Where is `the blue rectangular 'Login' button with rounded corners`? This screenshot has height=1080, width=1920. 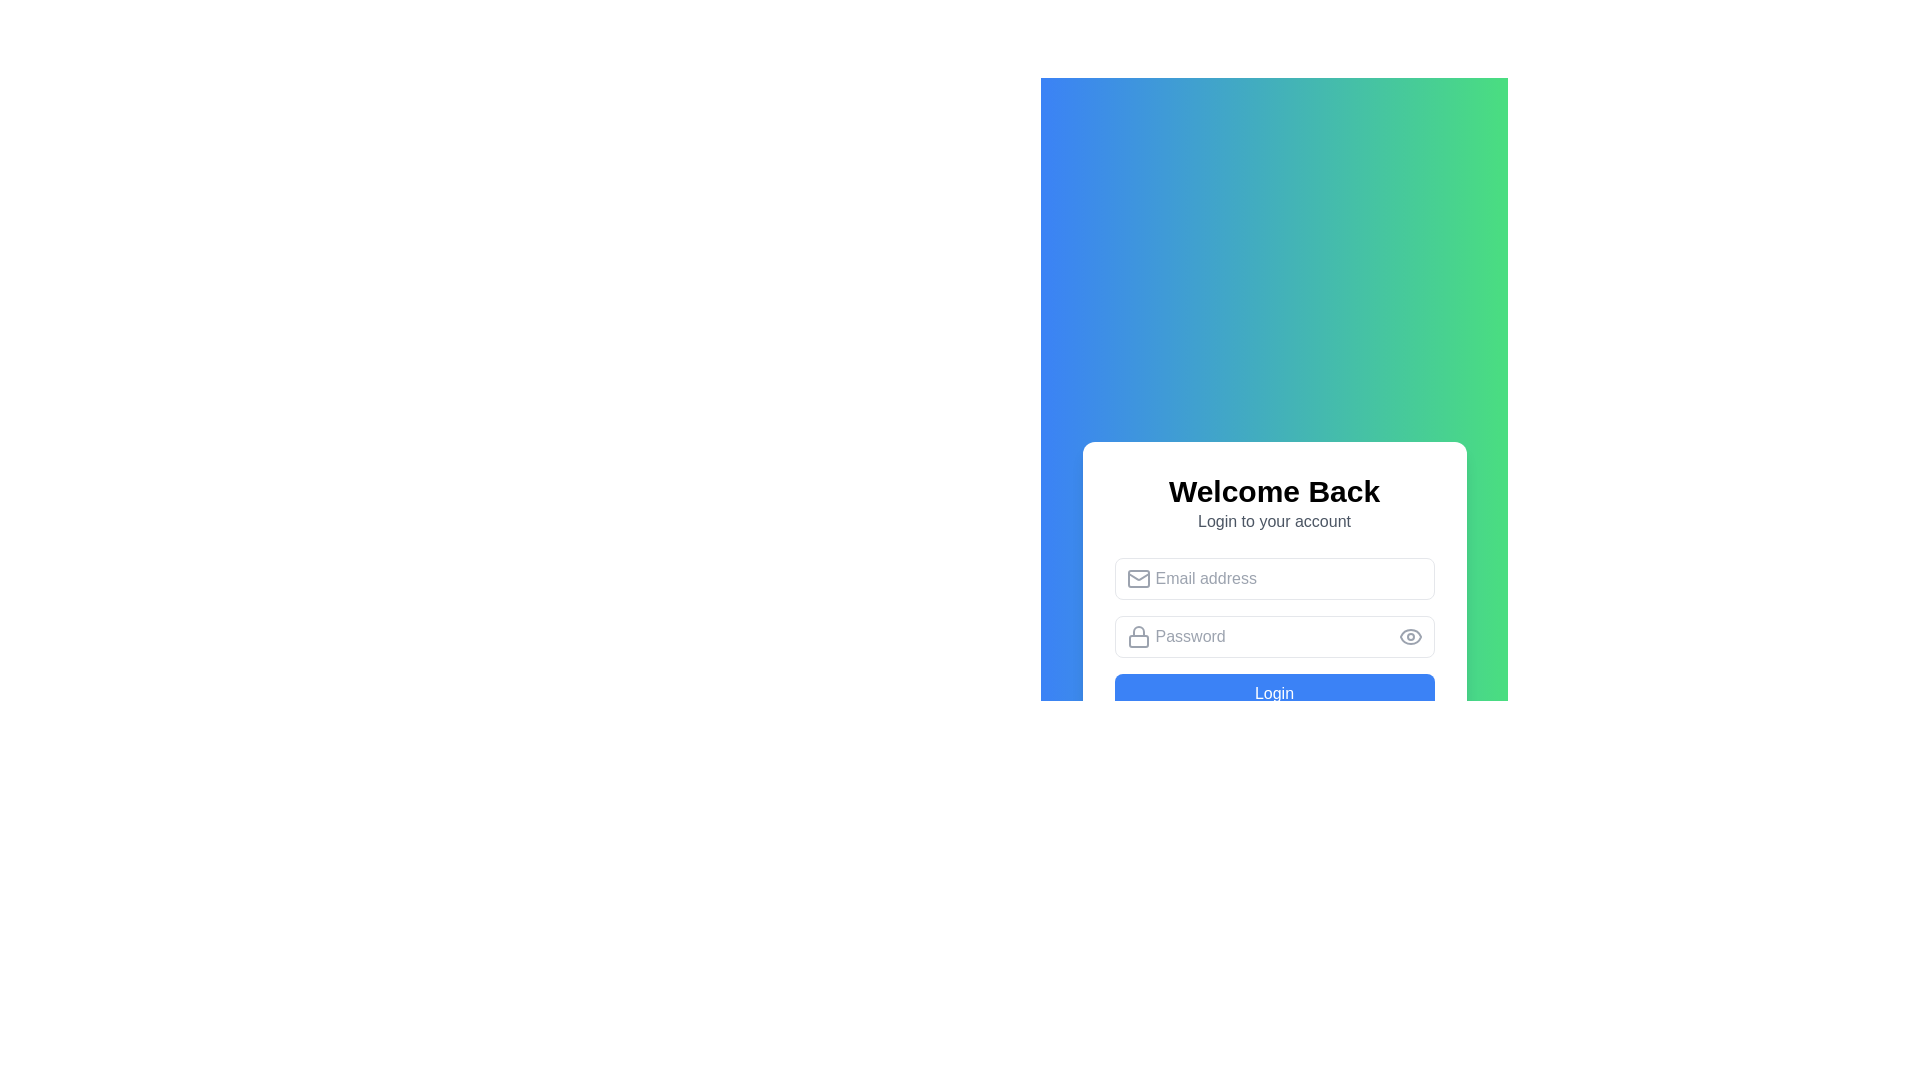 the blue rectangular 'Login' button with rounded corners is located at coordinates (1273, 693).